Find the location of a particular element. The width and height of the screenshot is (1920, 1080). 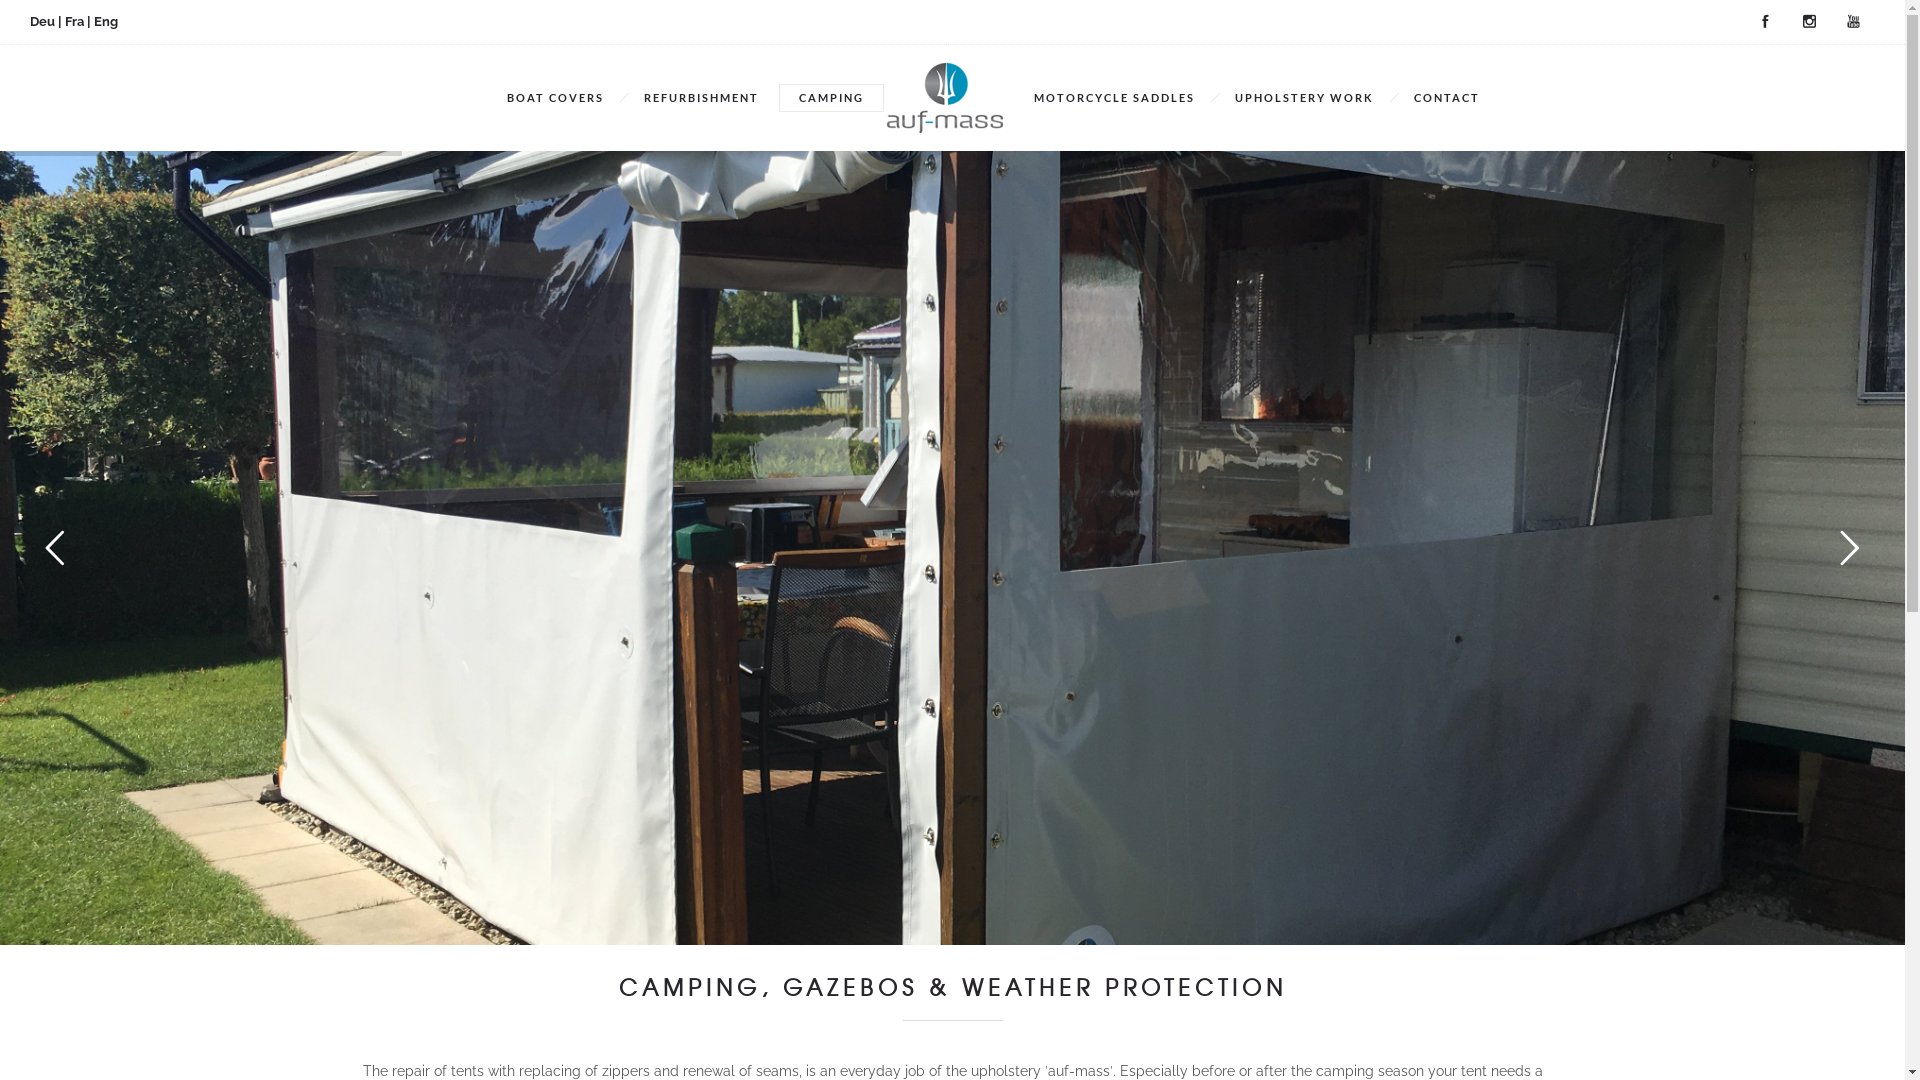

'Deu' is located at coordinates (42, 21).